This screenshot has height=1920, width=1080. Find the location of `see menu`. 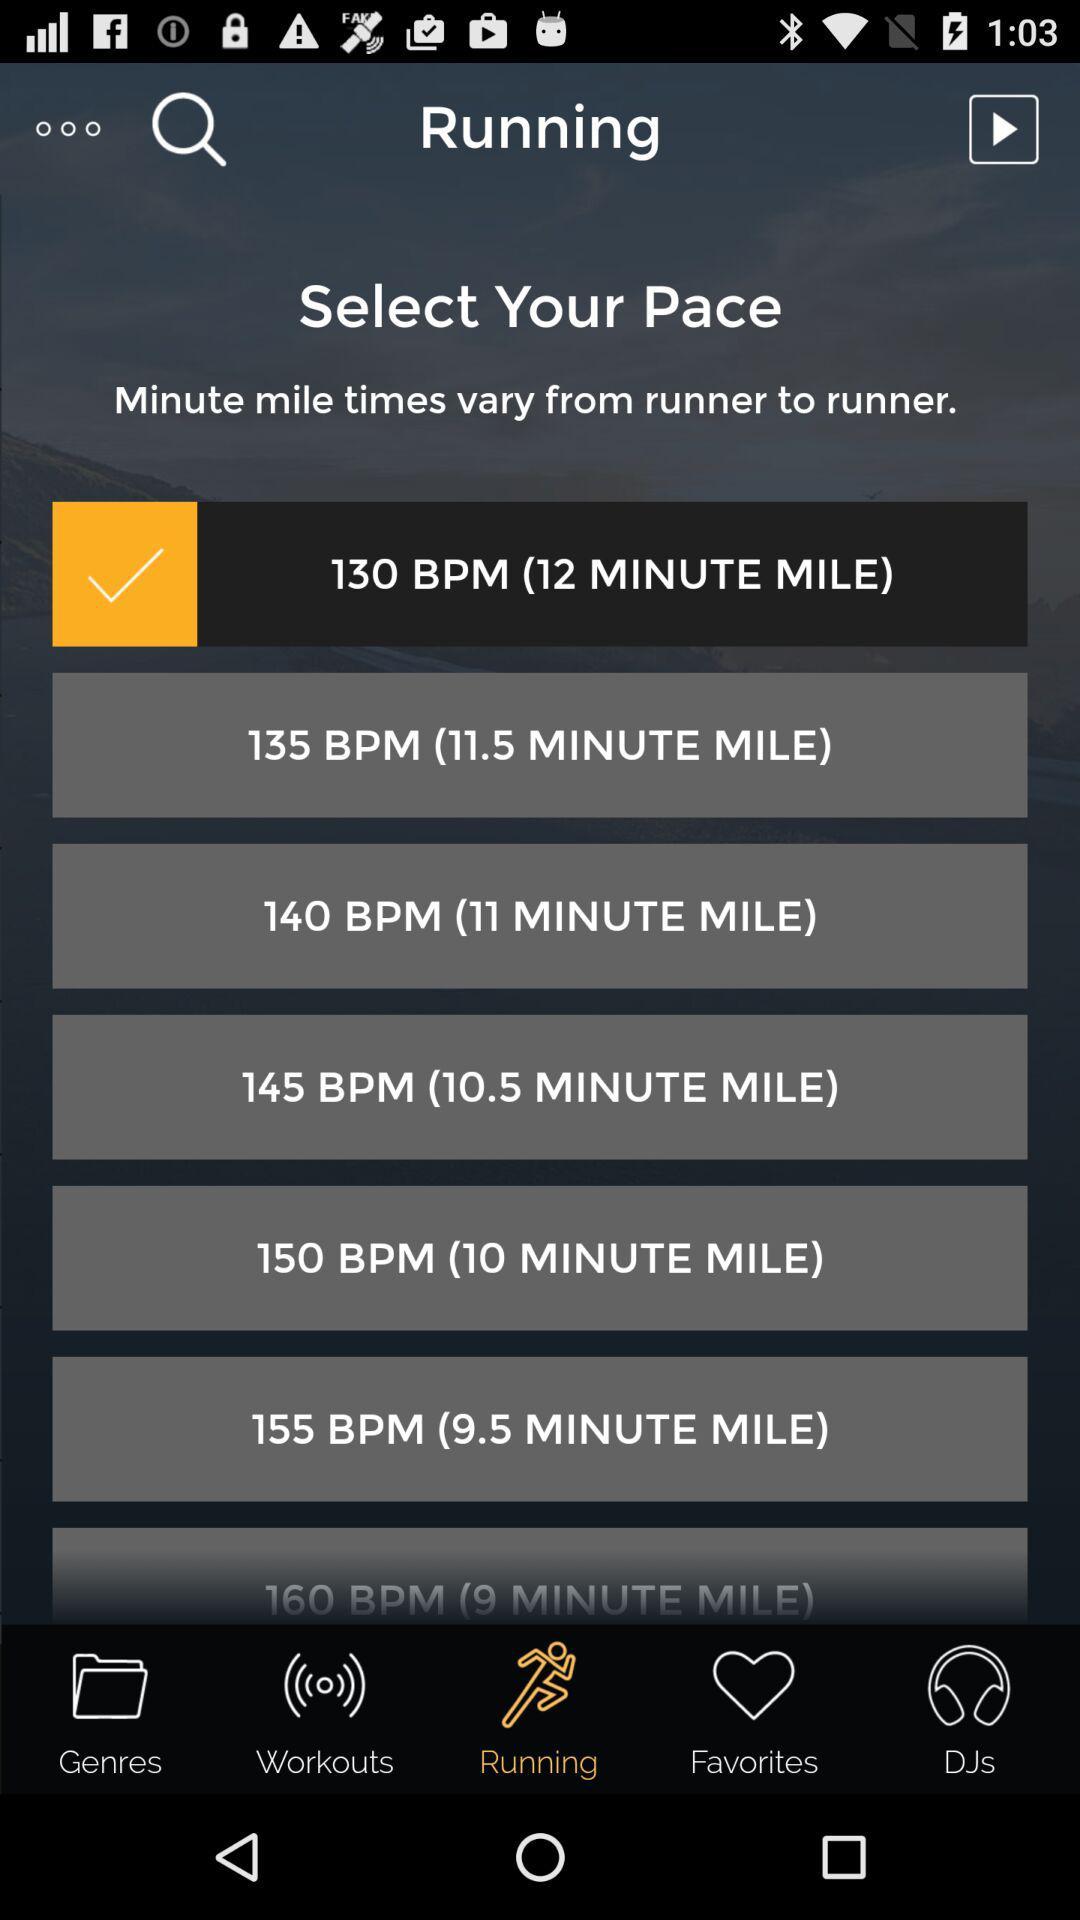

see menu is located at coordinates (68, 127).